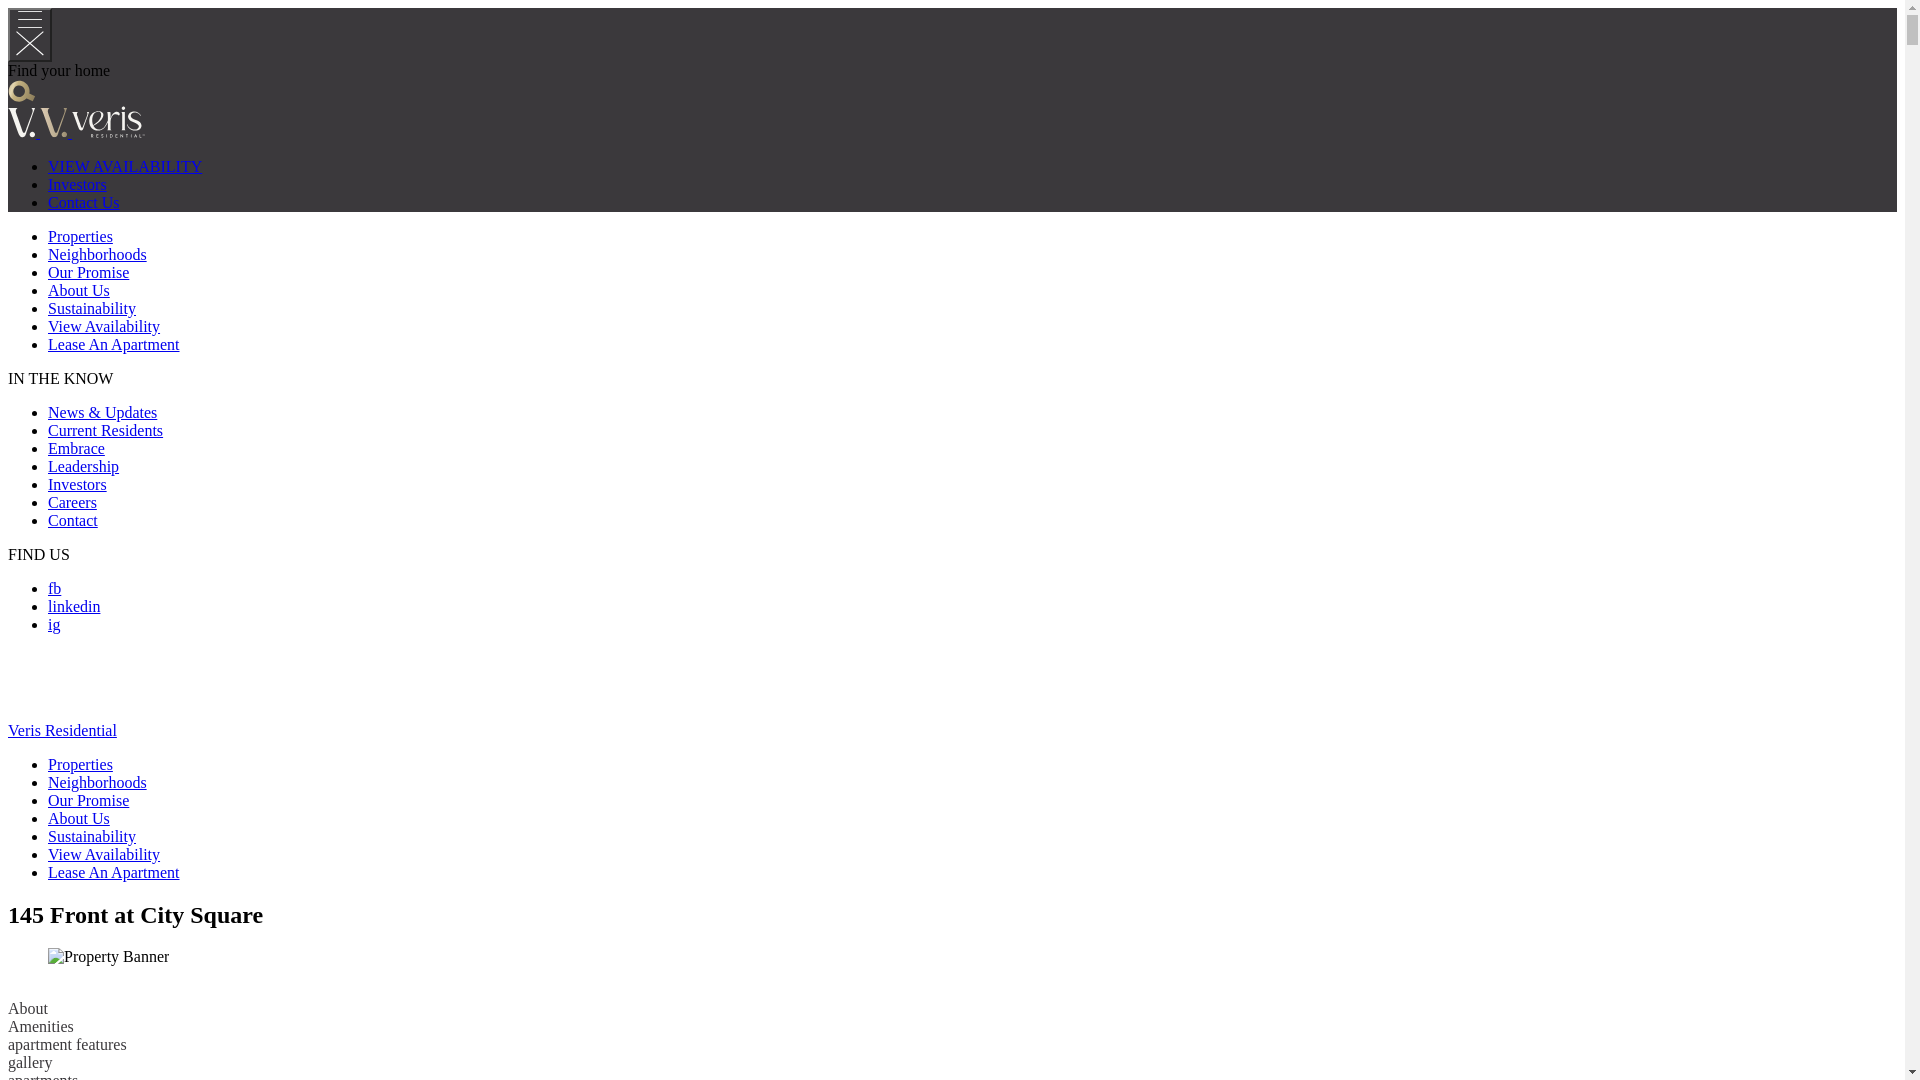 Image resolution: width=1920 pixels, height=1080 pixels. Describe the element at coordinates (87, 272) in the screenshot. I see `'Our Promise'` at that location.